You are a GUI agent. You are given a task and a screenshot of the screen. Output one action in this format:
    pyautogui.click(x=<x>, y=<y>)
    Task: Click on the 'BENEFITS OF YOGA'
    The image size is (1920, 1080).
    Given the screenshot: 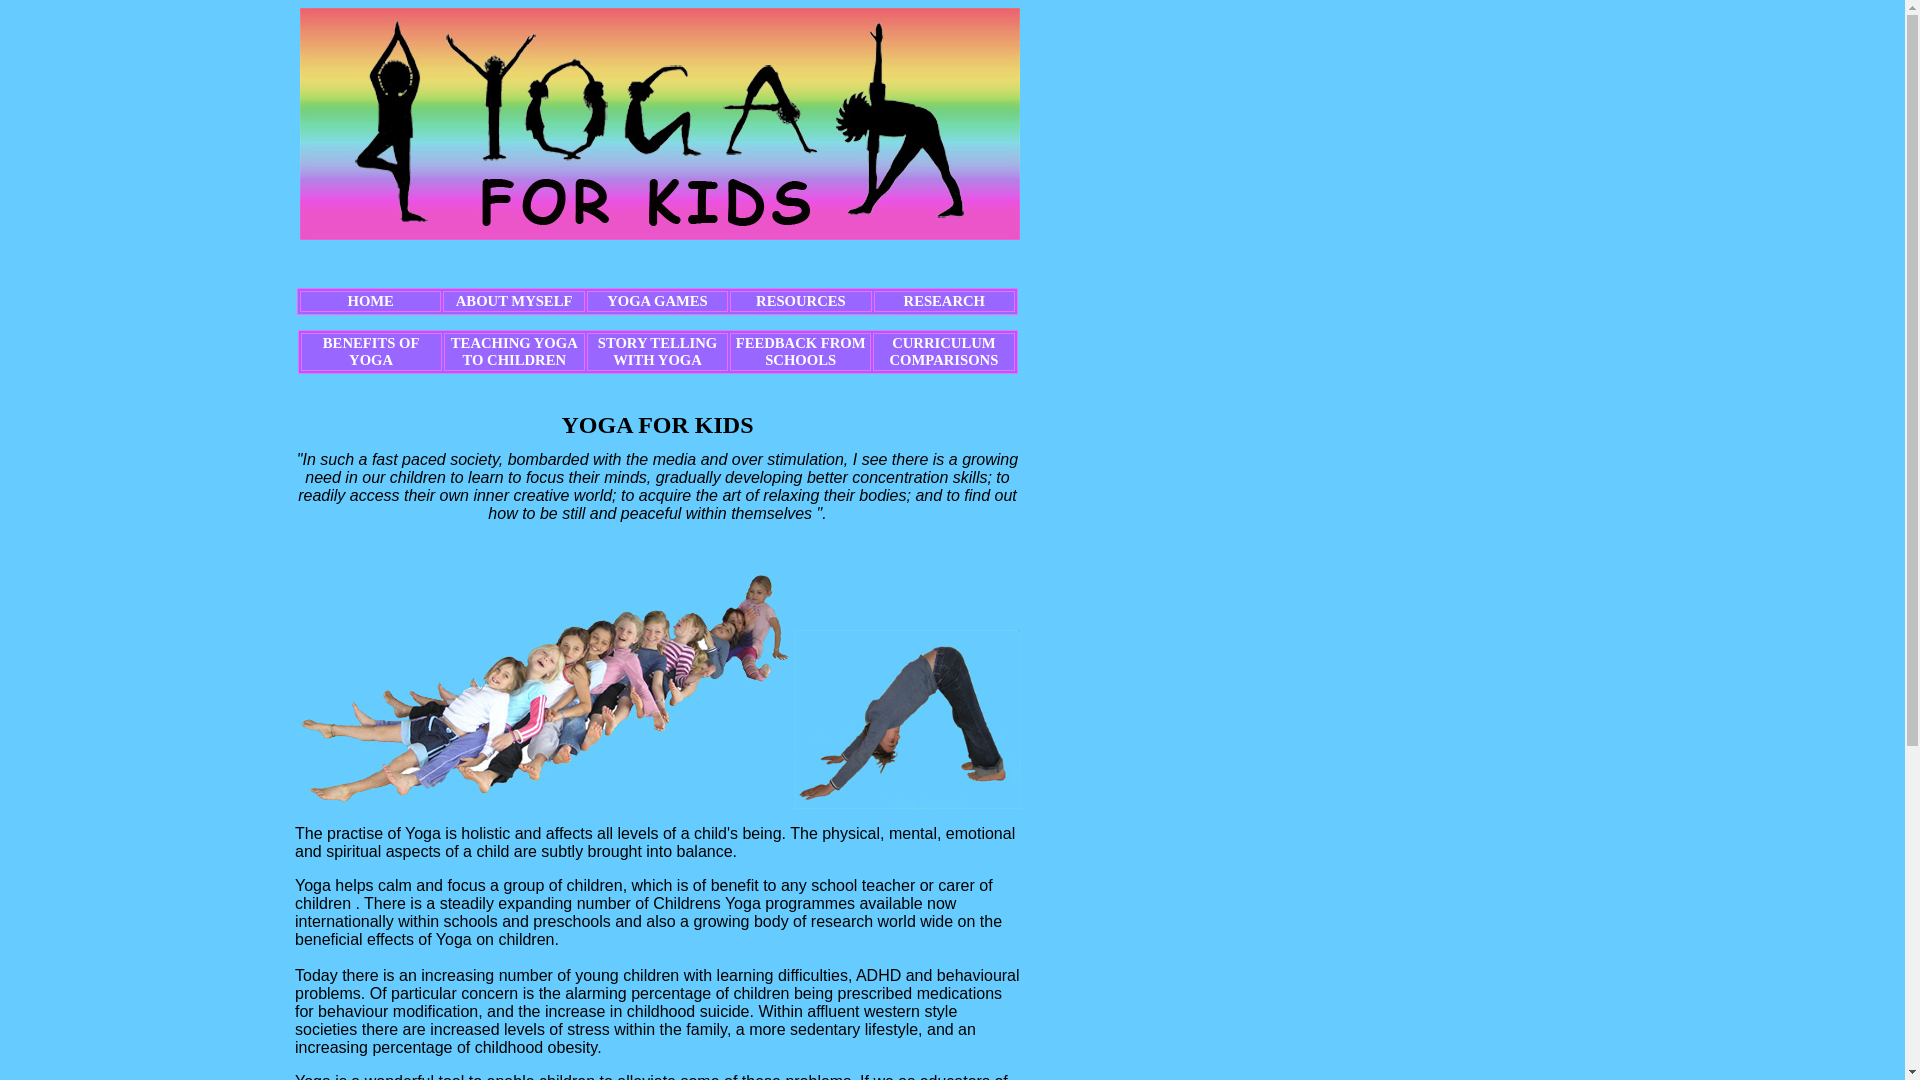 What is the action you would take?
    pyautogui.click(x=371, y=351)
    